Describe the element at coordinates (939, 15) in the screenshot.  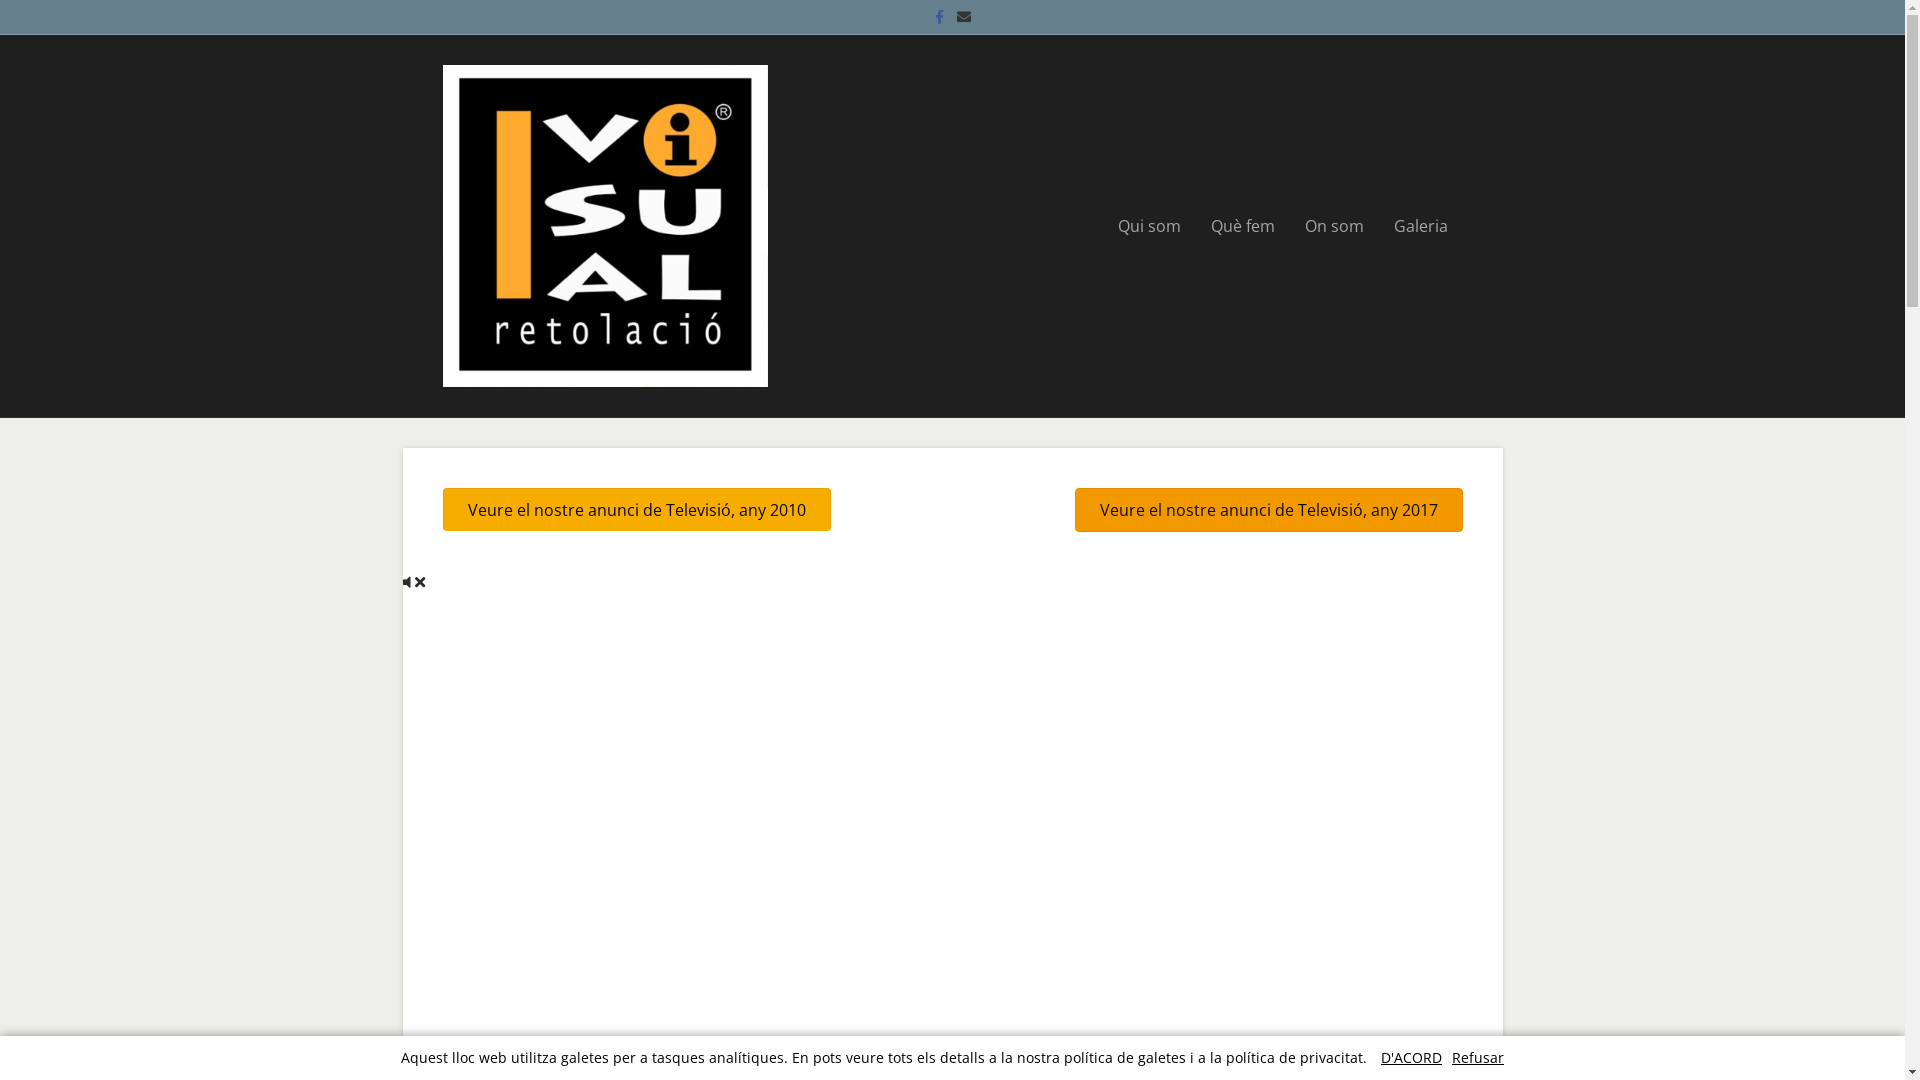
I see `'Facebook'` at that location.